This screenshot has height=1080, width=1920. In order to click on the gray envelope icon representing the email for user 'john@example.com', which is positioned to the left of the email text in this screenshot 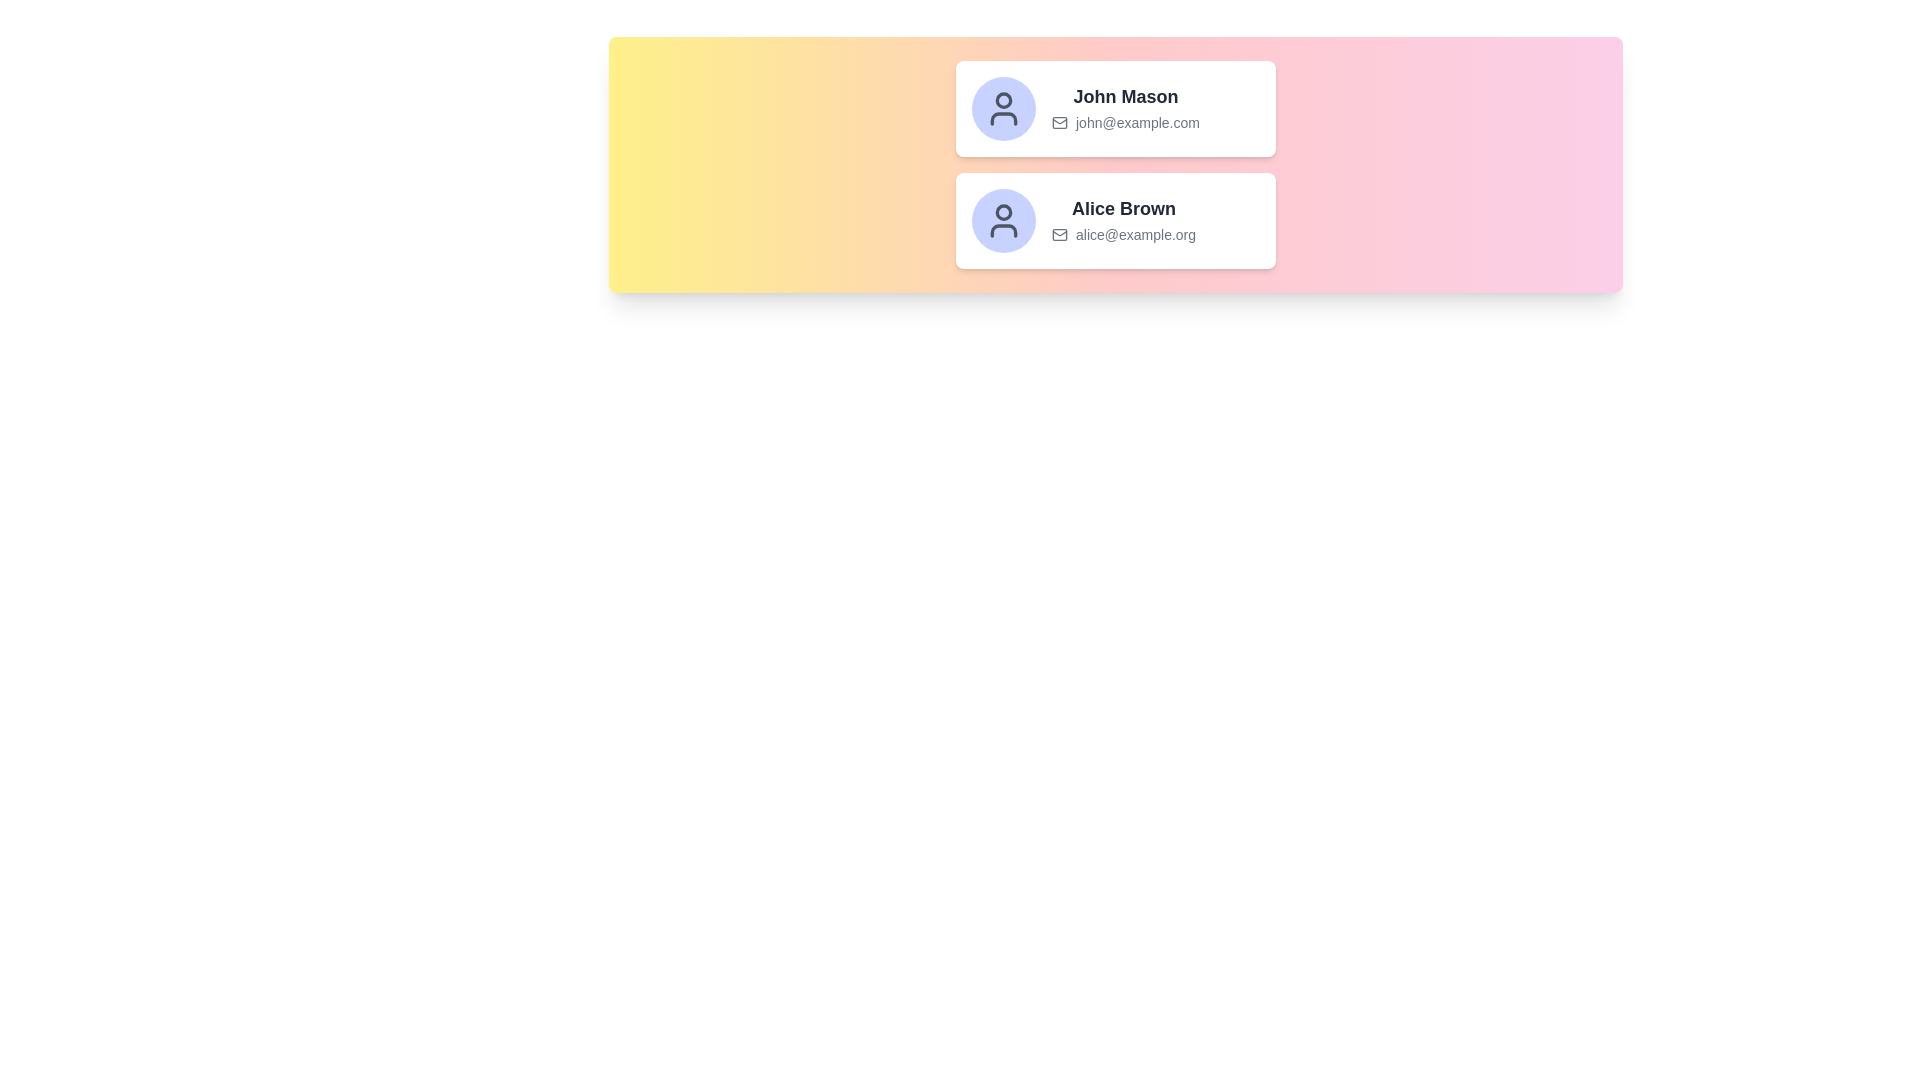, I will do `click(1059, 123)`.